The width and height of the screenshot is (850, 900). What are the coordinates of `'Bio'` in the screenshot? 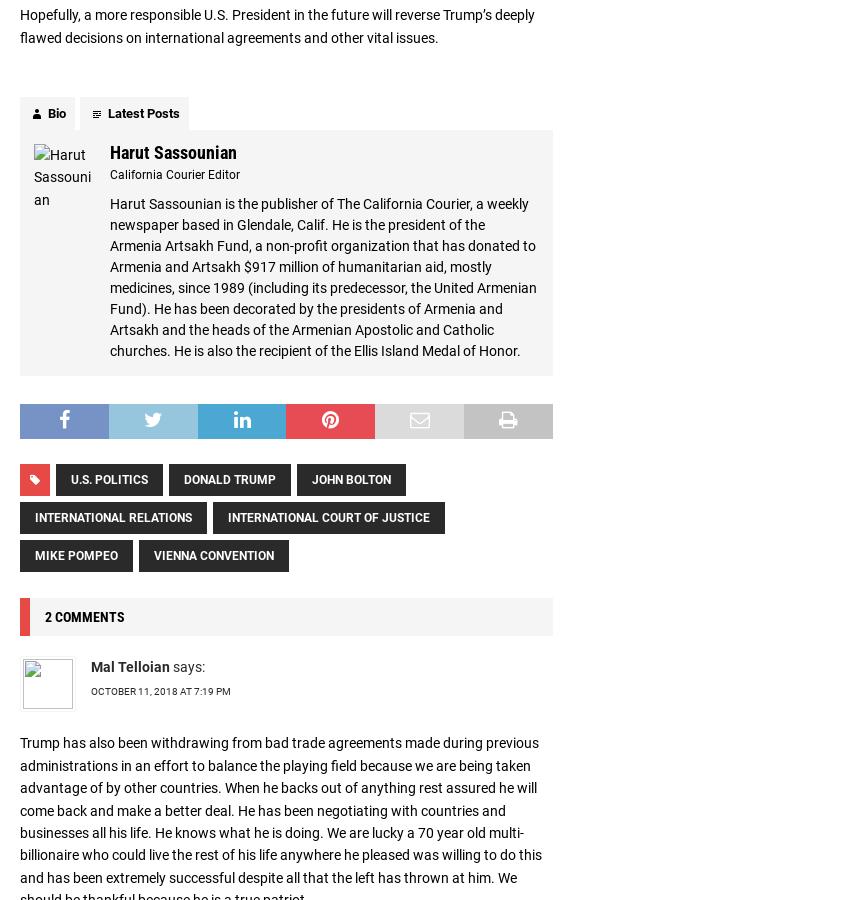 It's located at (57, 111).